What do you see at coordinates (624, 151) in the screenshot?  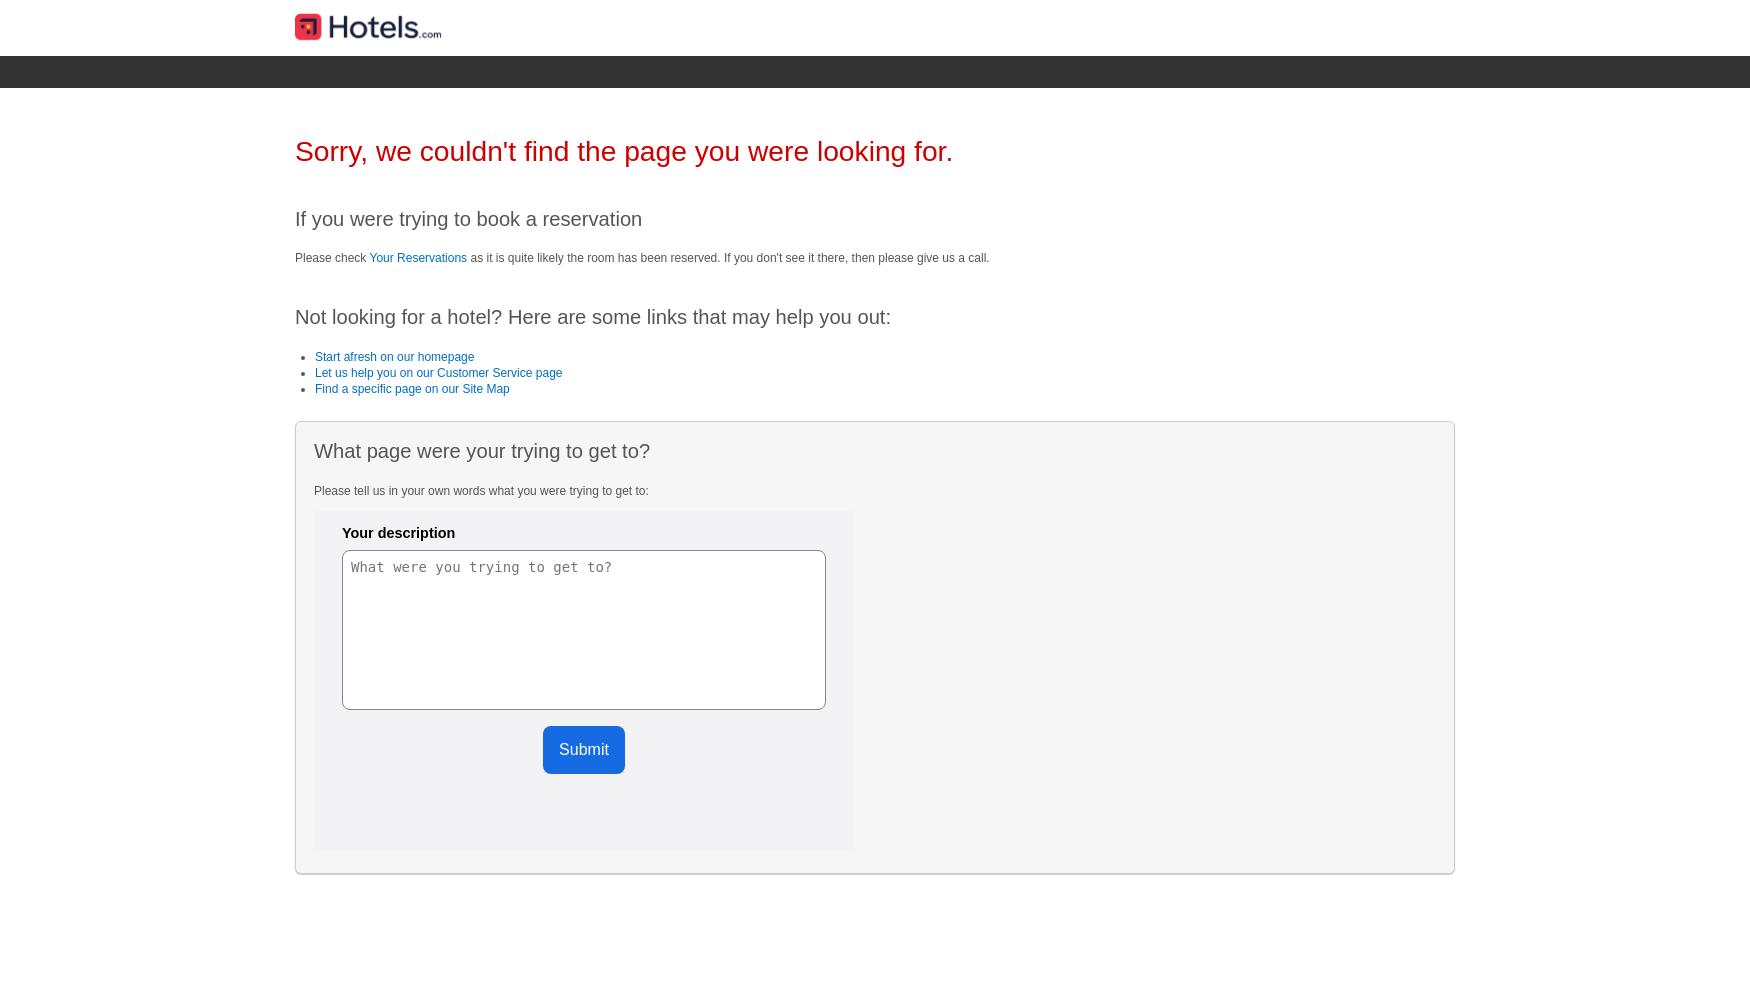 I see `'Sorry, we couldn't find the page you were looking for.'` at bounding box center [624, 151].